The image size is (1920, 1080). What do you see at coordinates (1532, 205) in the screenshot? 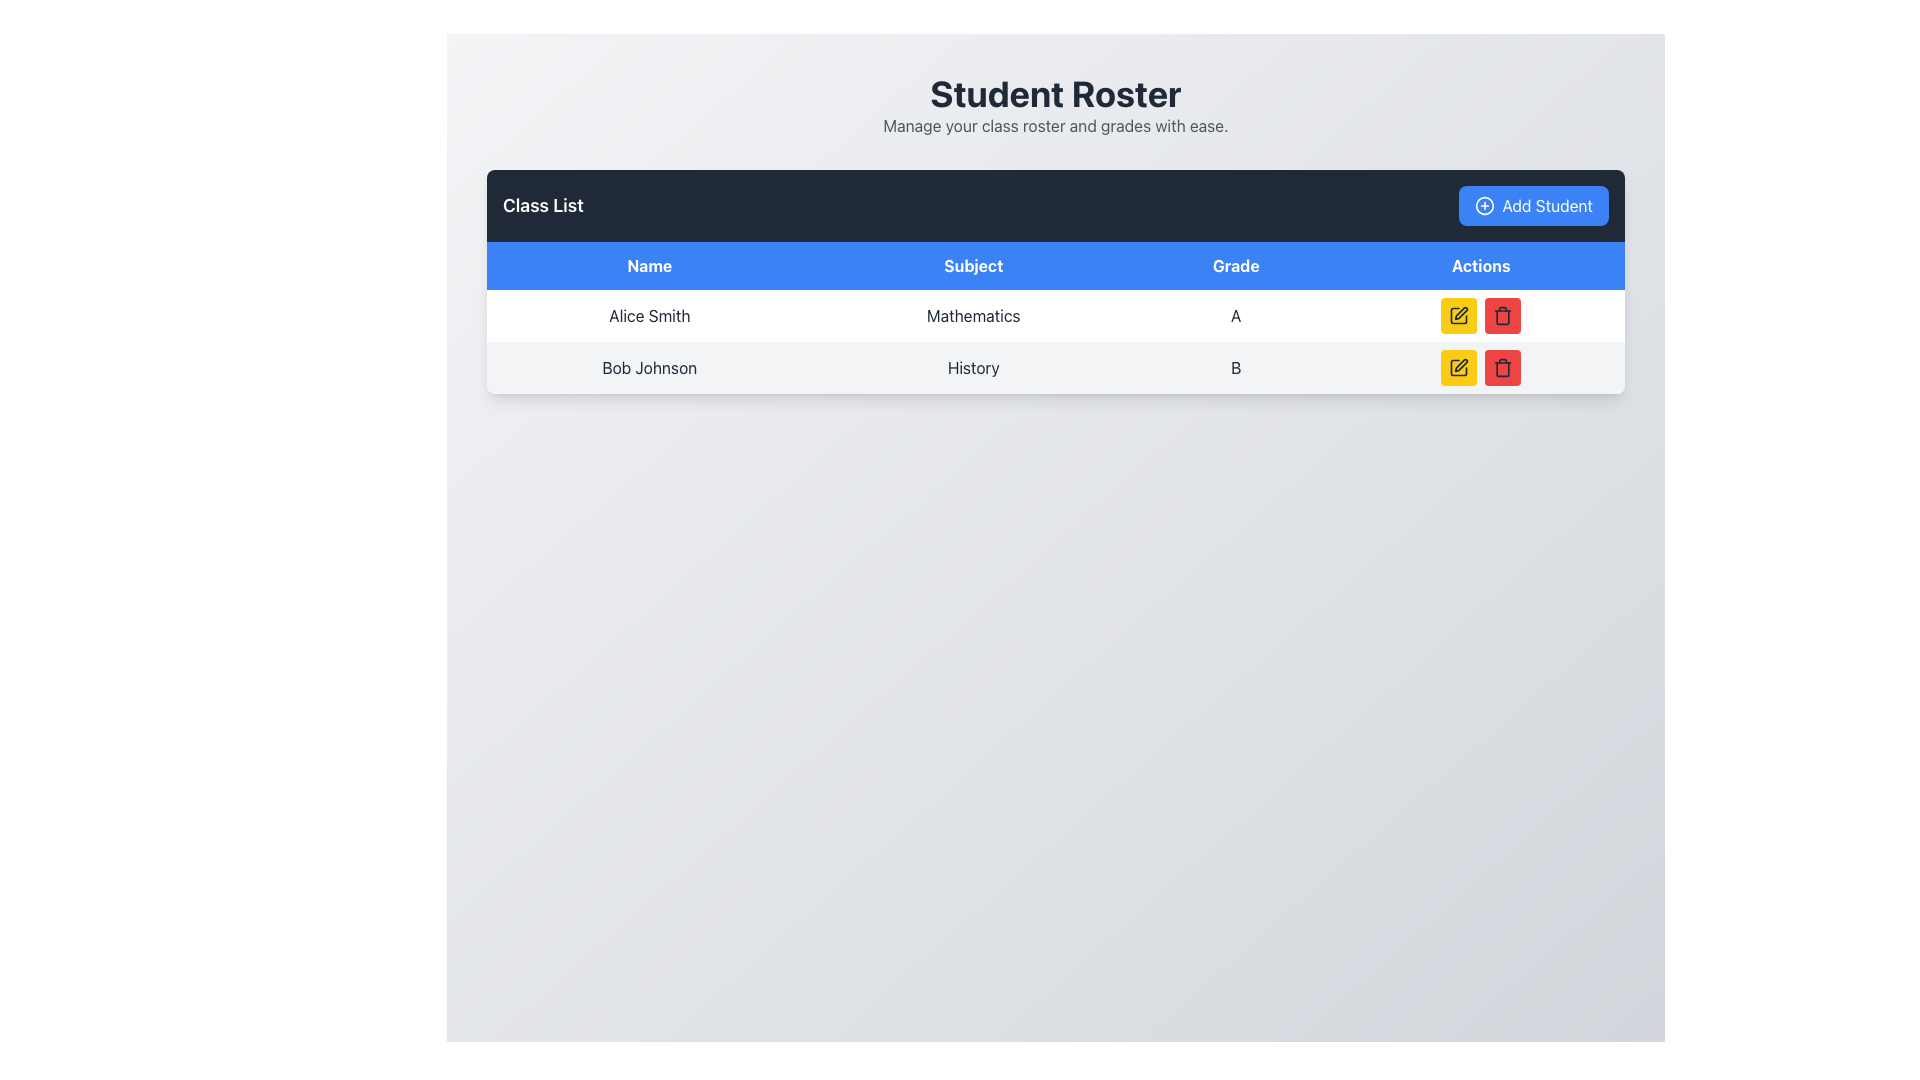
I see `the 'Add Student' button located in the top-right corner of the header section labeled as 'Class List'` at bounding box center [1532, 205].